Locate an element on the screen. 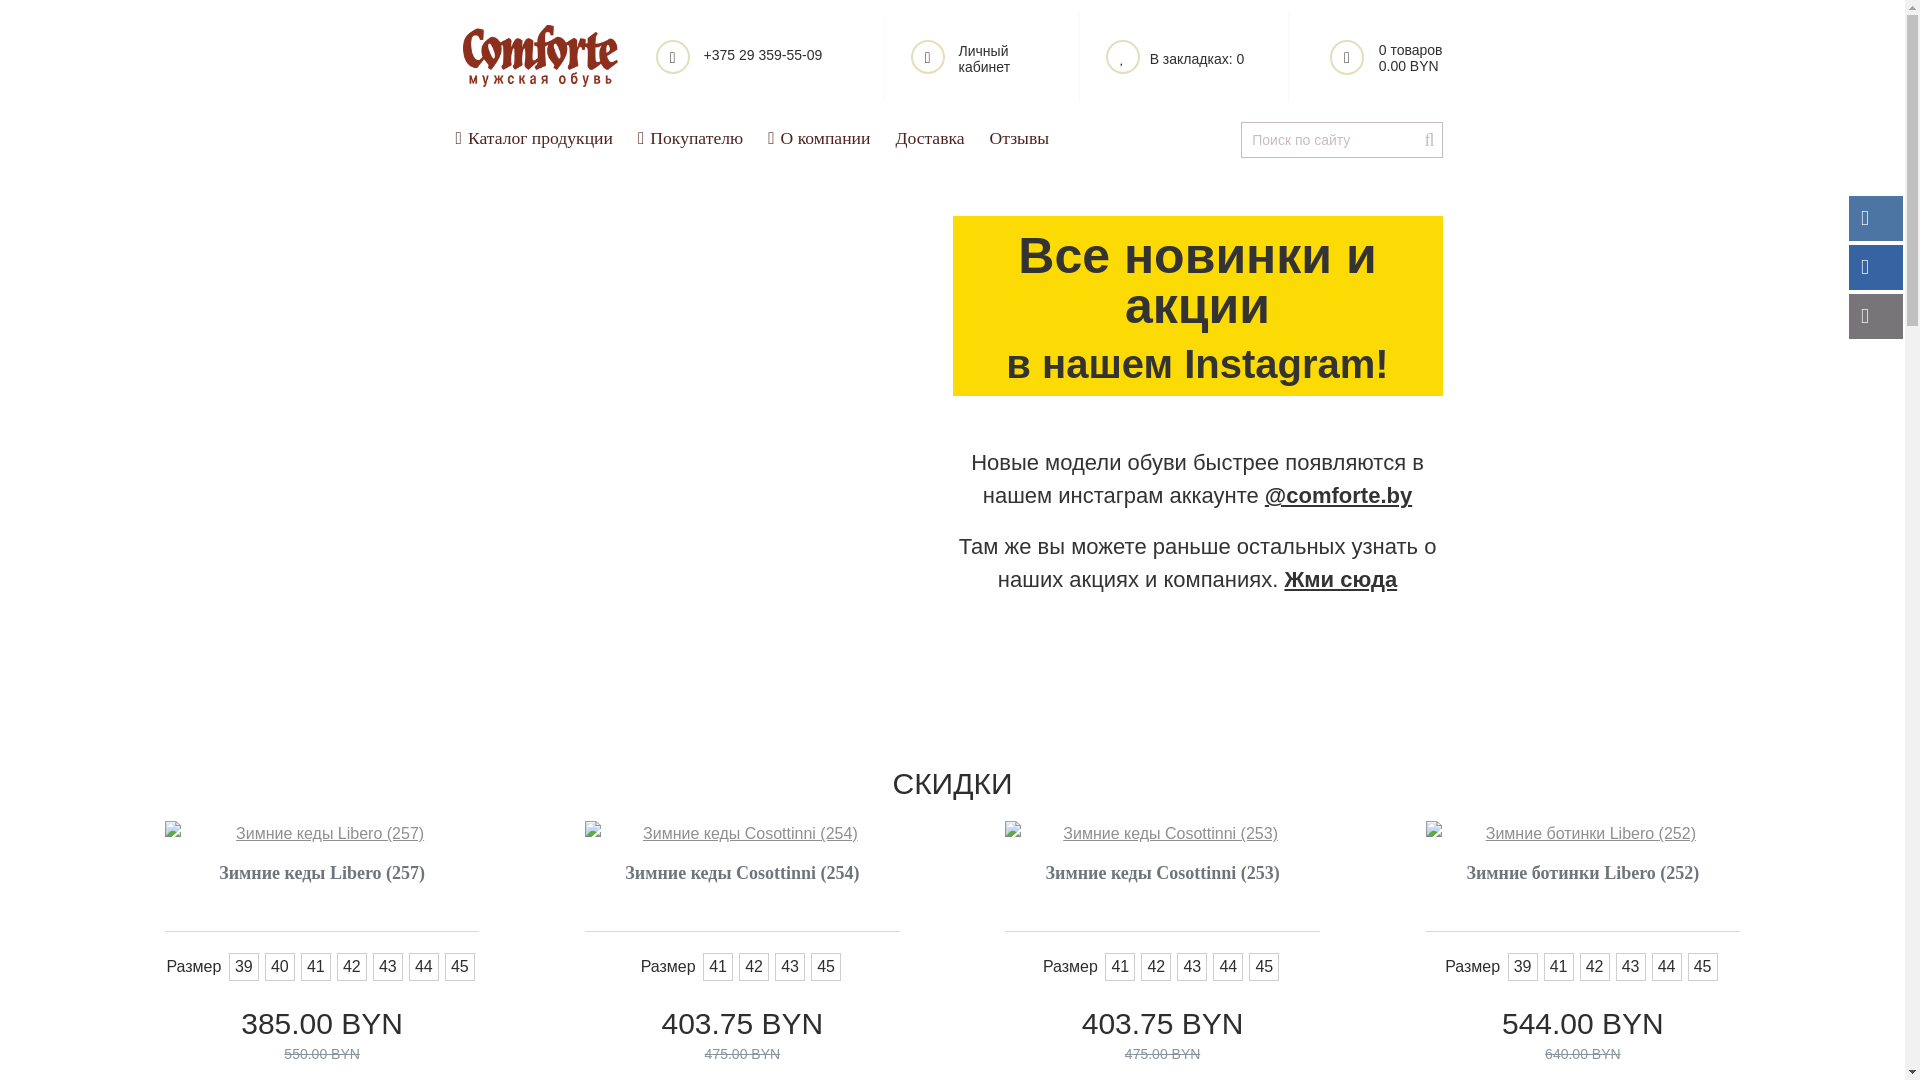 Image resolution: width=1920 pixels, height=1080 pixels. '+375 29 359-55-09' is located at coordinates (756, 56).